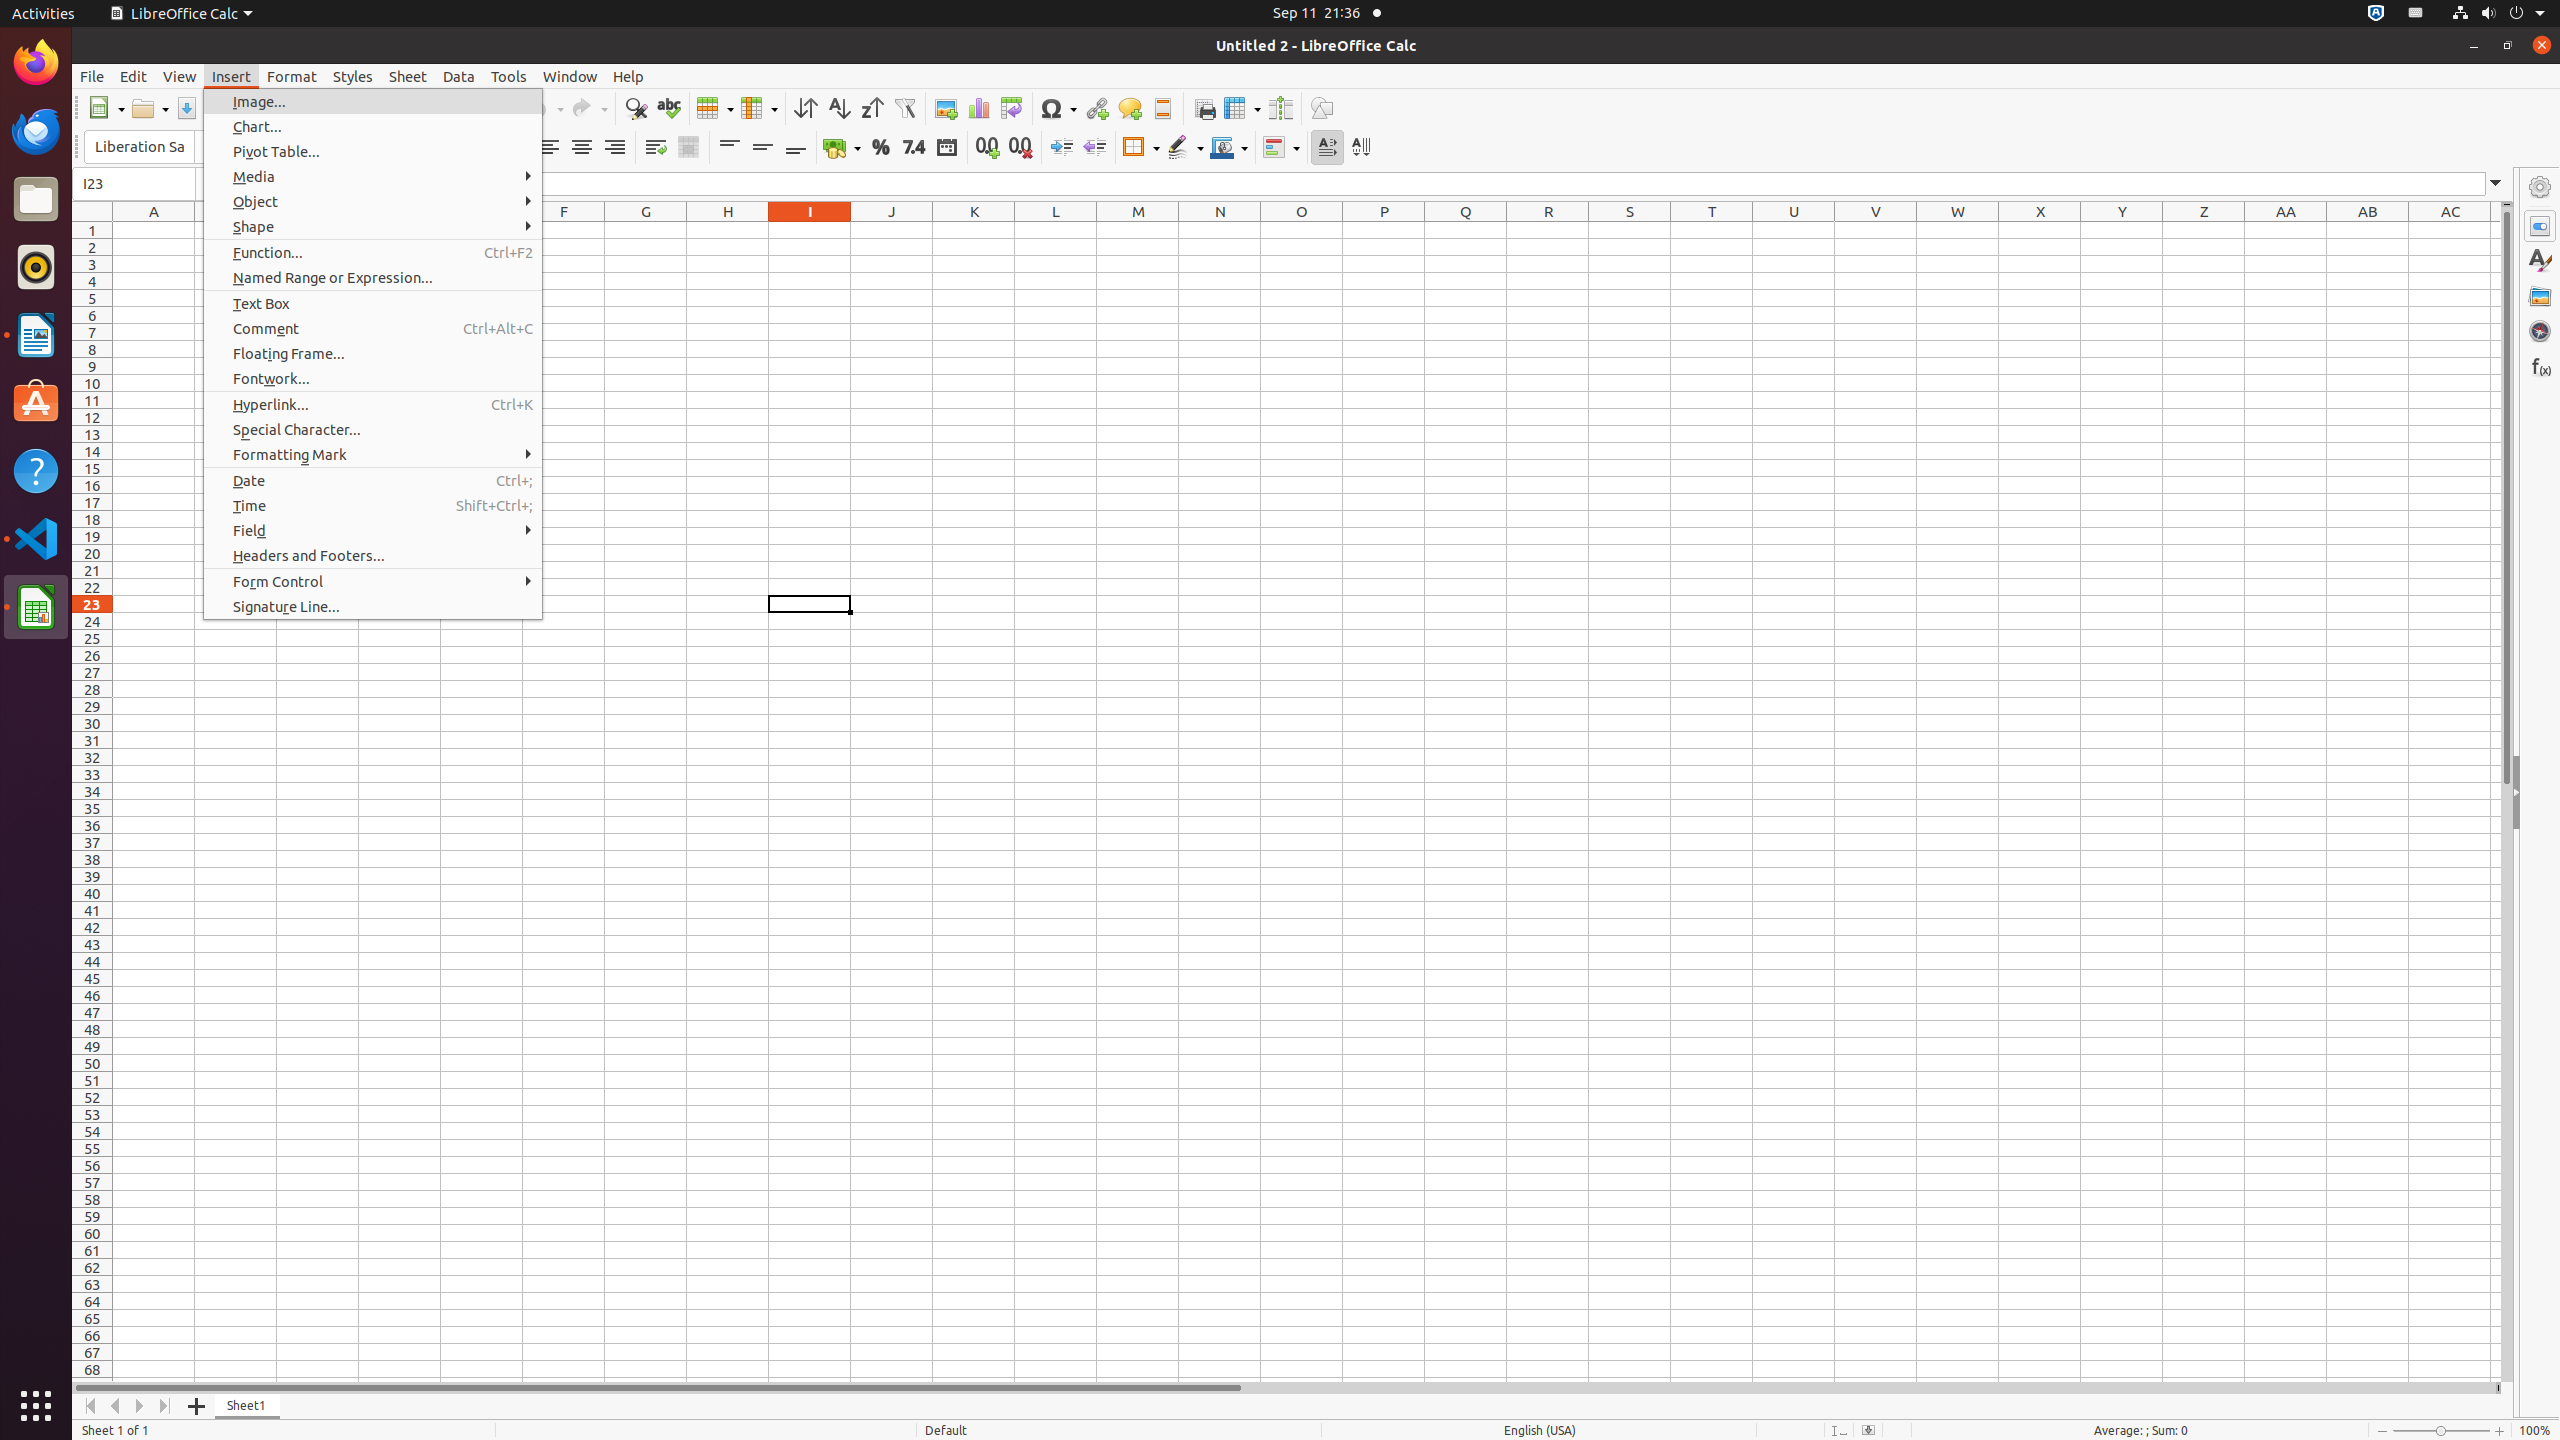  Describe the element at coordinates (1060, 146) in the screenshot. I see `'Increase'` at that location.